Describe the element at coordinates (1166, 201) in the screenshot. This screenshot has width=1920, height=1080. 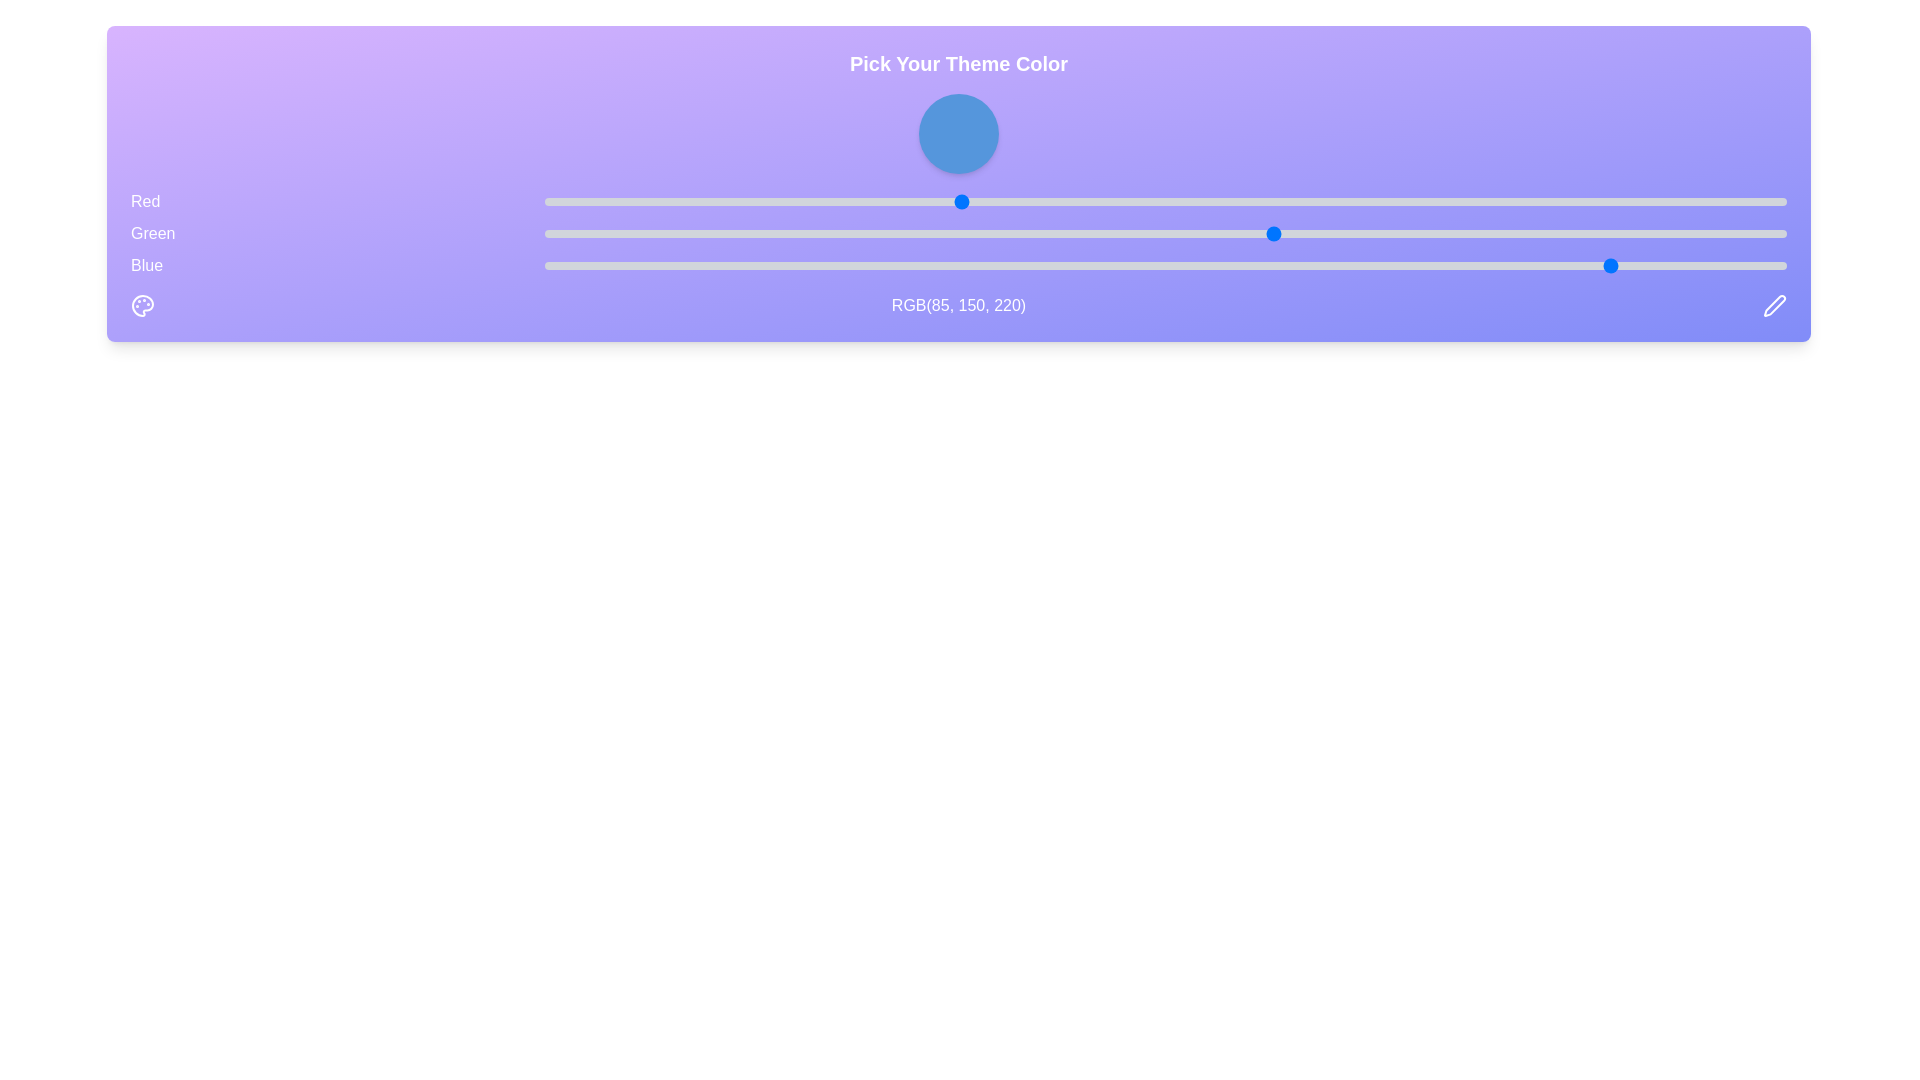
I see `the horizontal slider associated with the label 'Red', which has a gray track and a blue thumb, positioned in the first slot of a vertical stack for RGB color adjustment` at that location.